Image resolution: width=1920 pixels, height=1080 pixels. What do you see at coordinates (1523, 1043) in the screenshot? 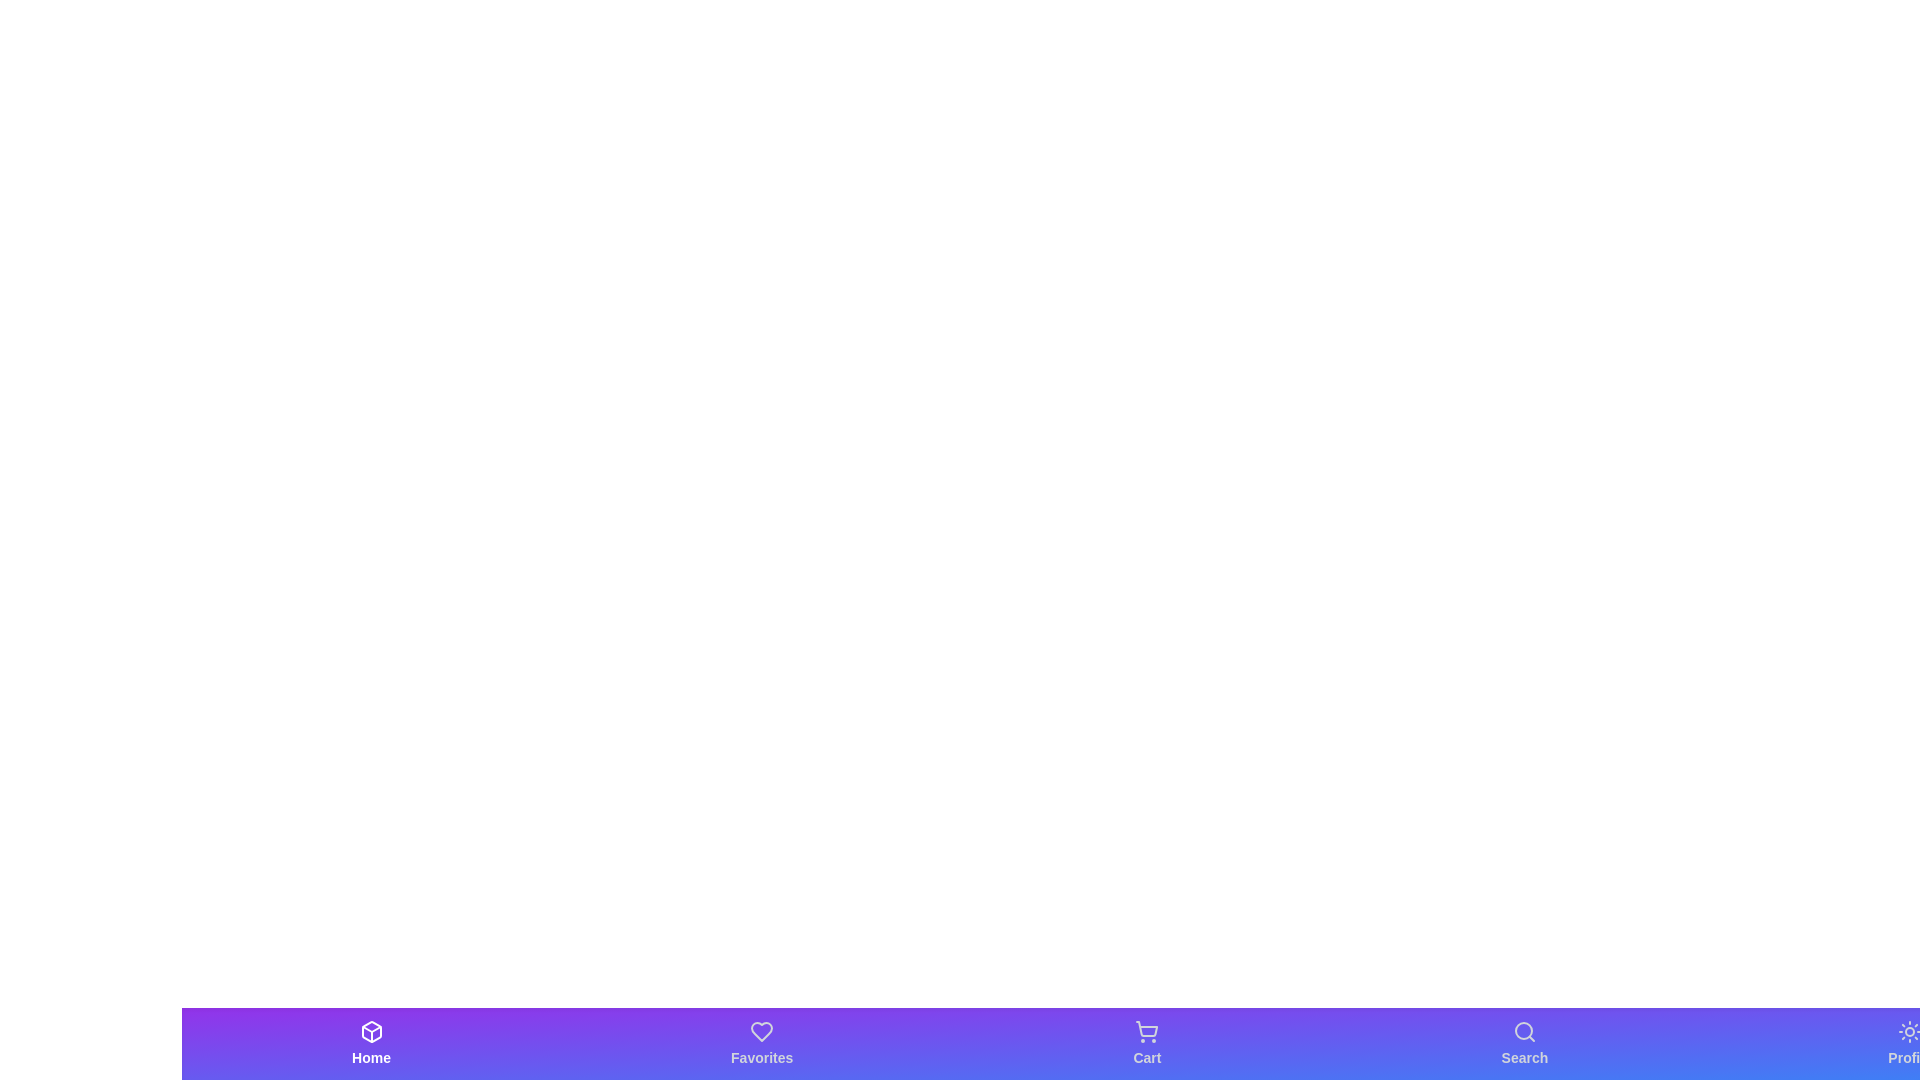
I see `the Search tab in the bottom bar` at bounding box center [1523, 1043].